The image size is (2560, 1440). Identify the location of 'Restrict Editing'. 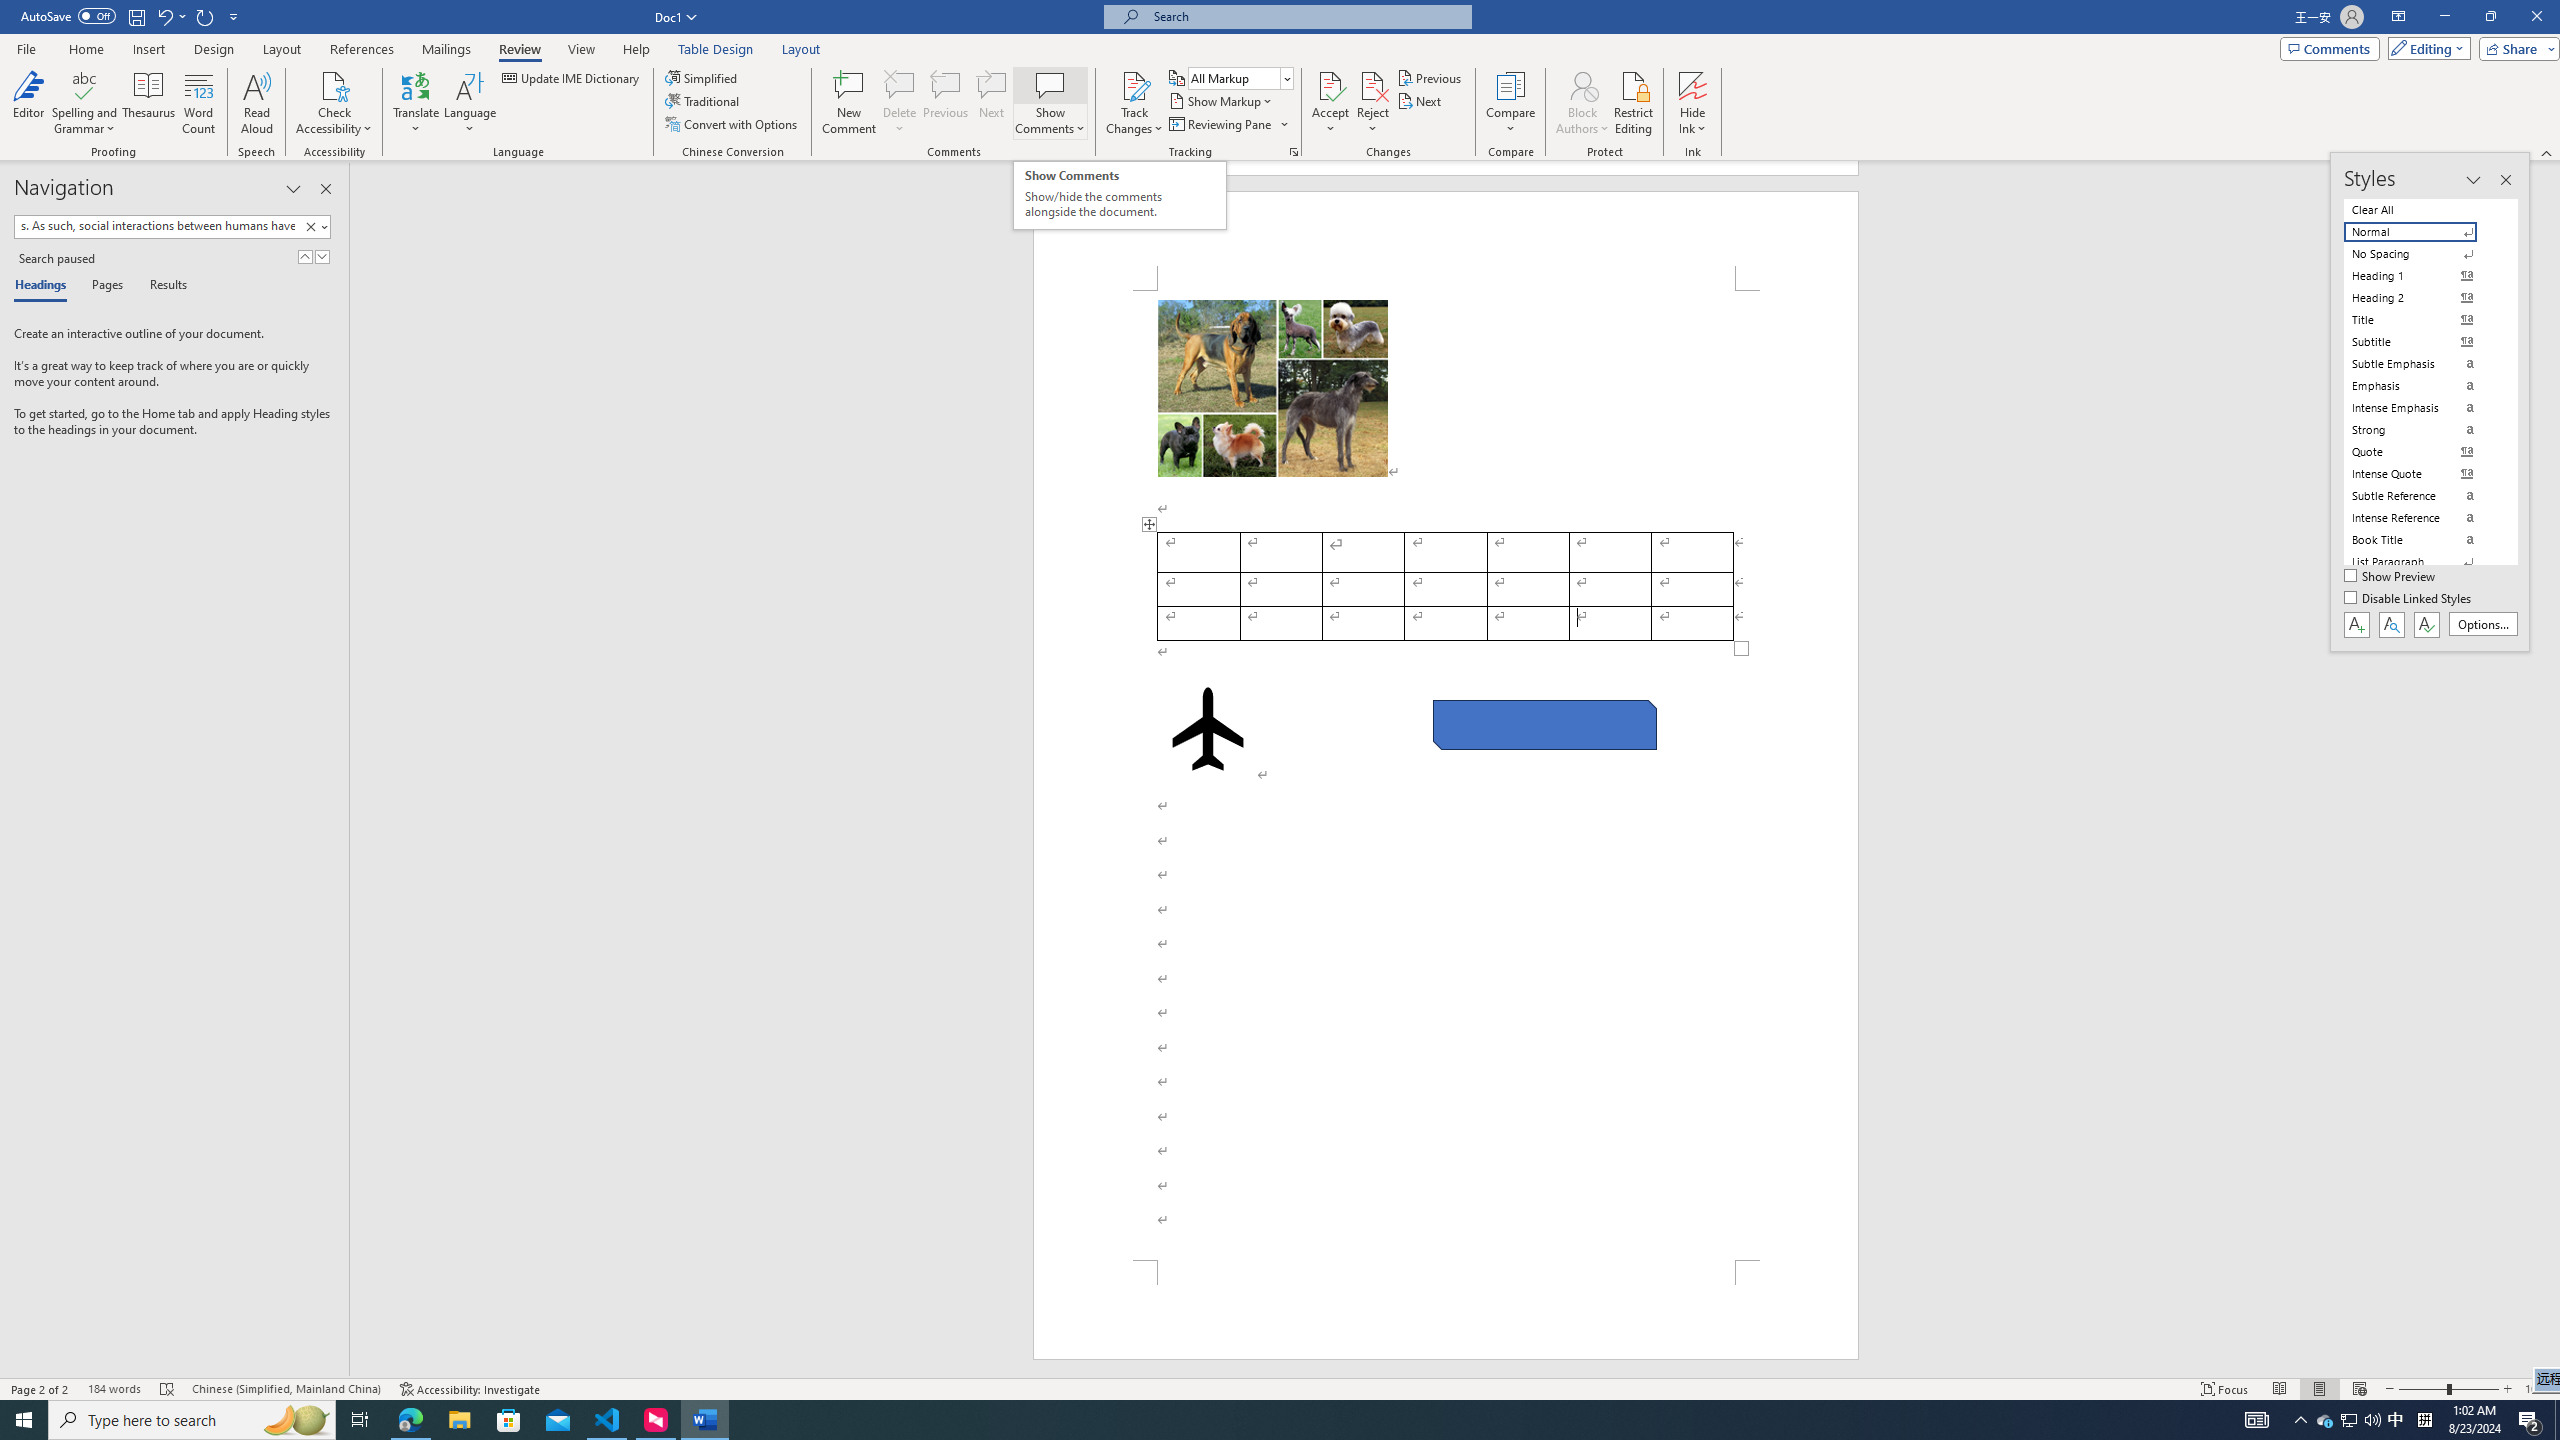
(1634, 103).